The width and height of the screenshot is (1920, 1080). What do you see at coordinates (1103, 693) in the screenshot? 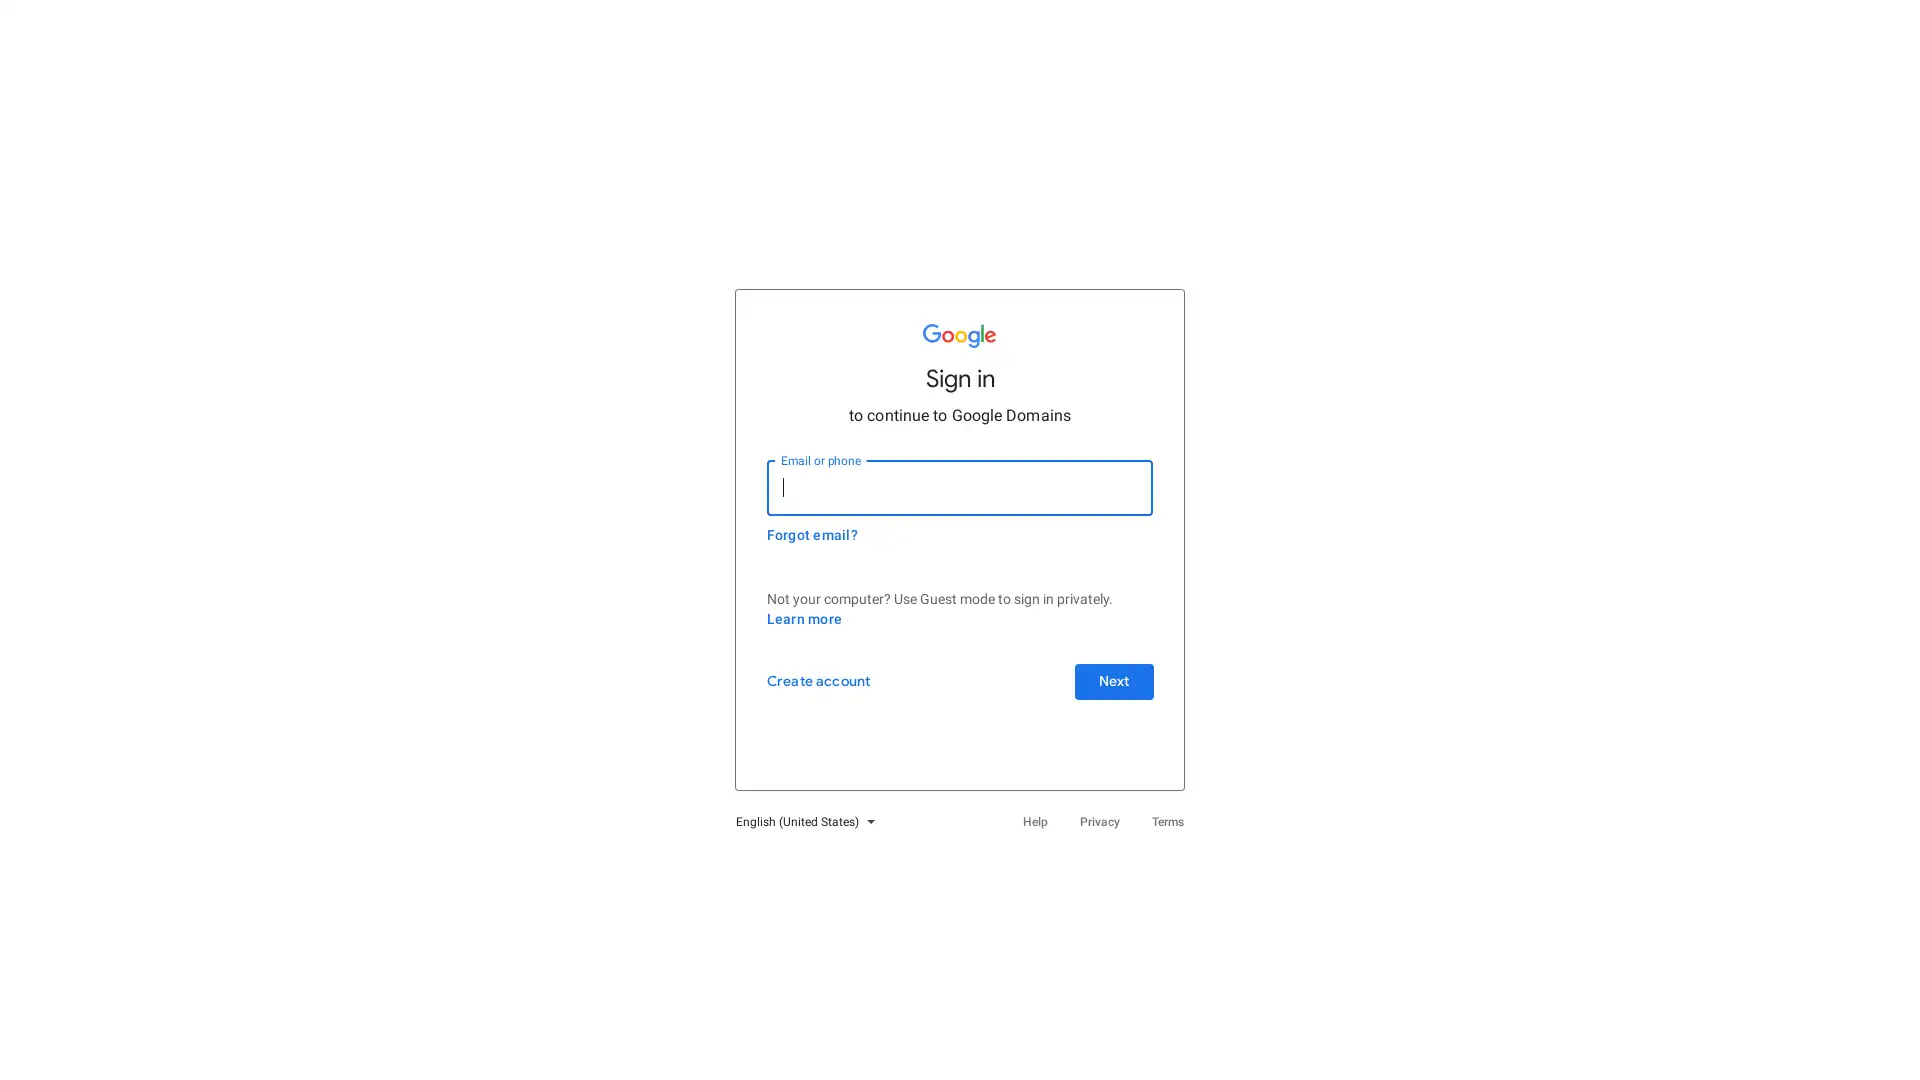
I see `Next` at bounding box center [1103, 693].